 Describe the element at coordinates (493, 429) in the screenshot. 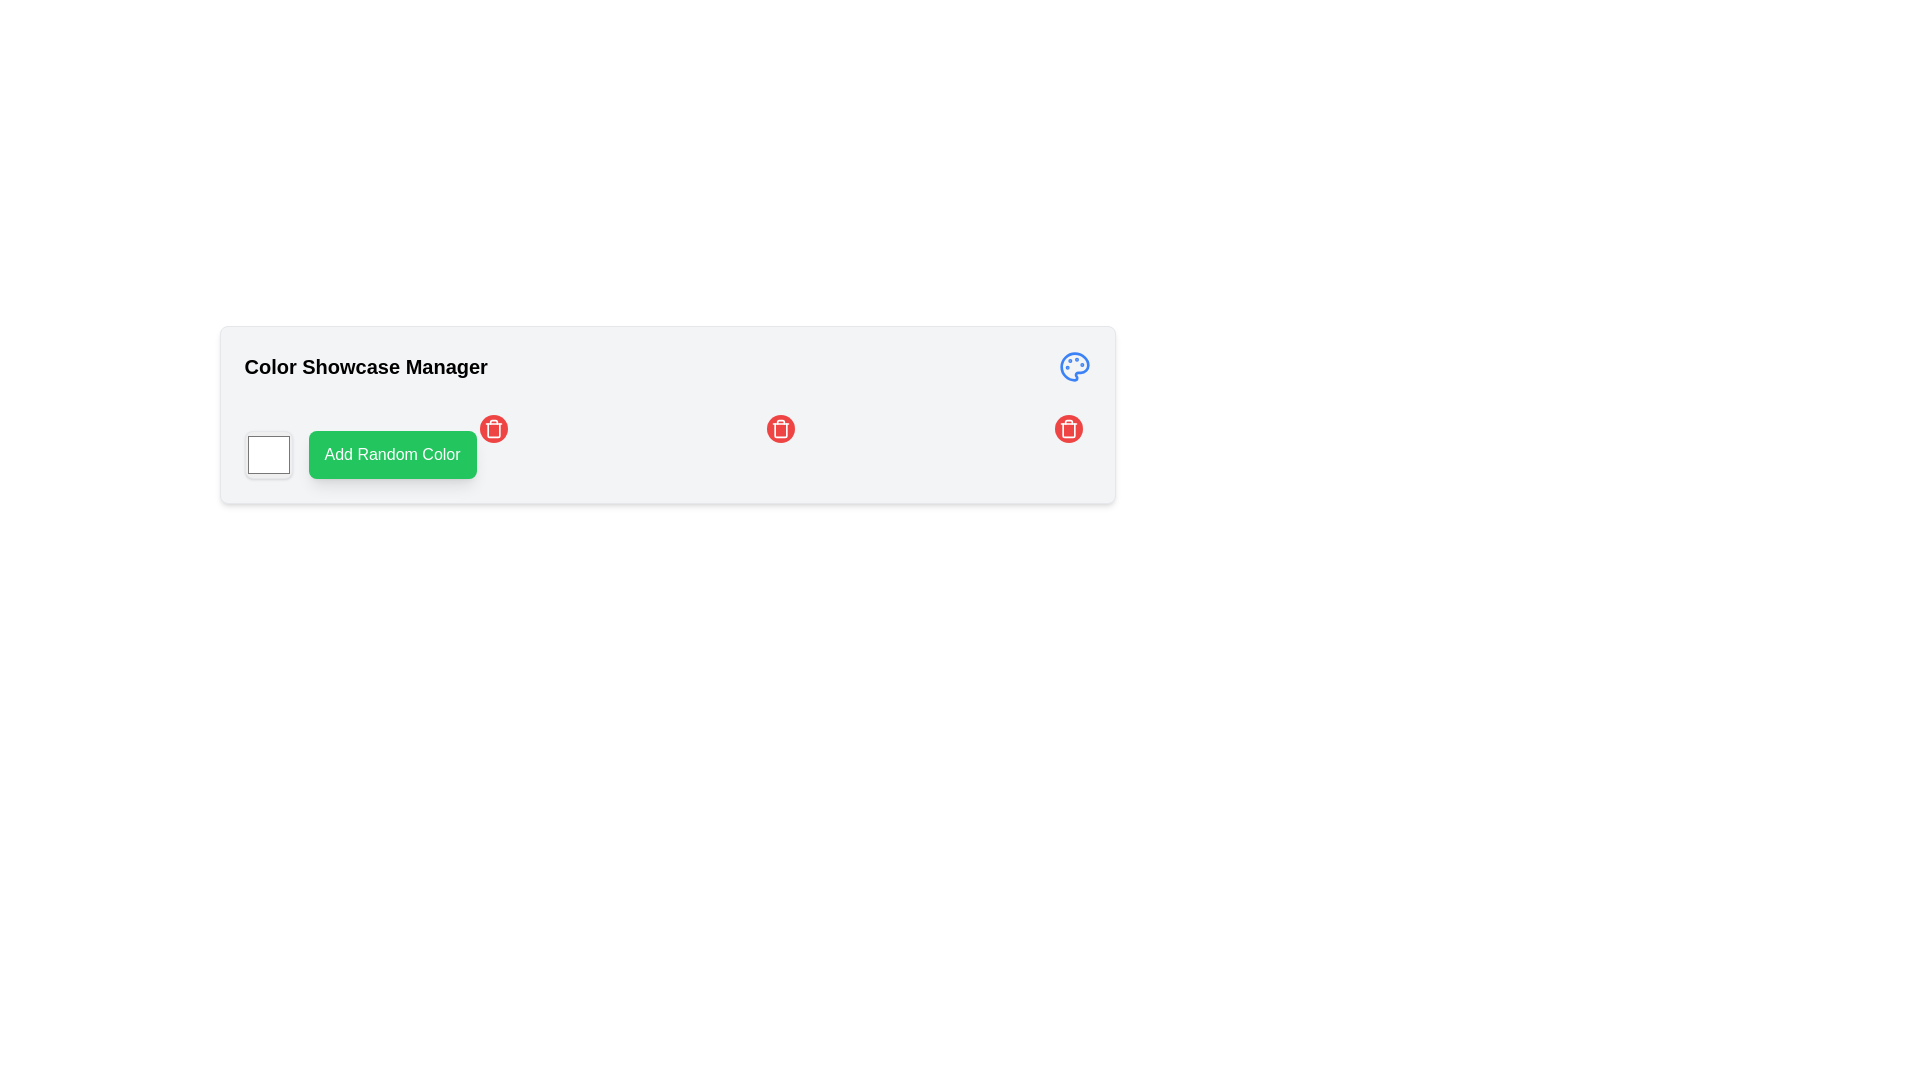

I see `the trash can icon button located at the end of the green 'Add Random Color' button` at that location.